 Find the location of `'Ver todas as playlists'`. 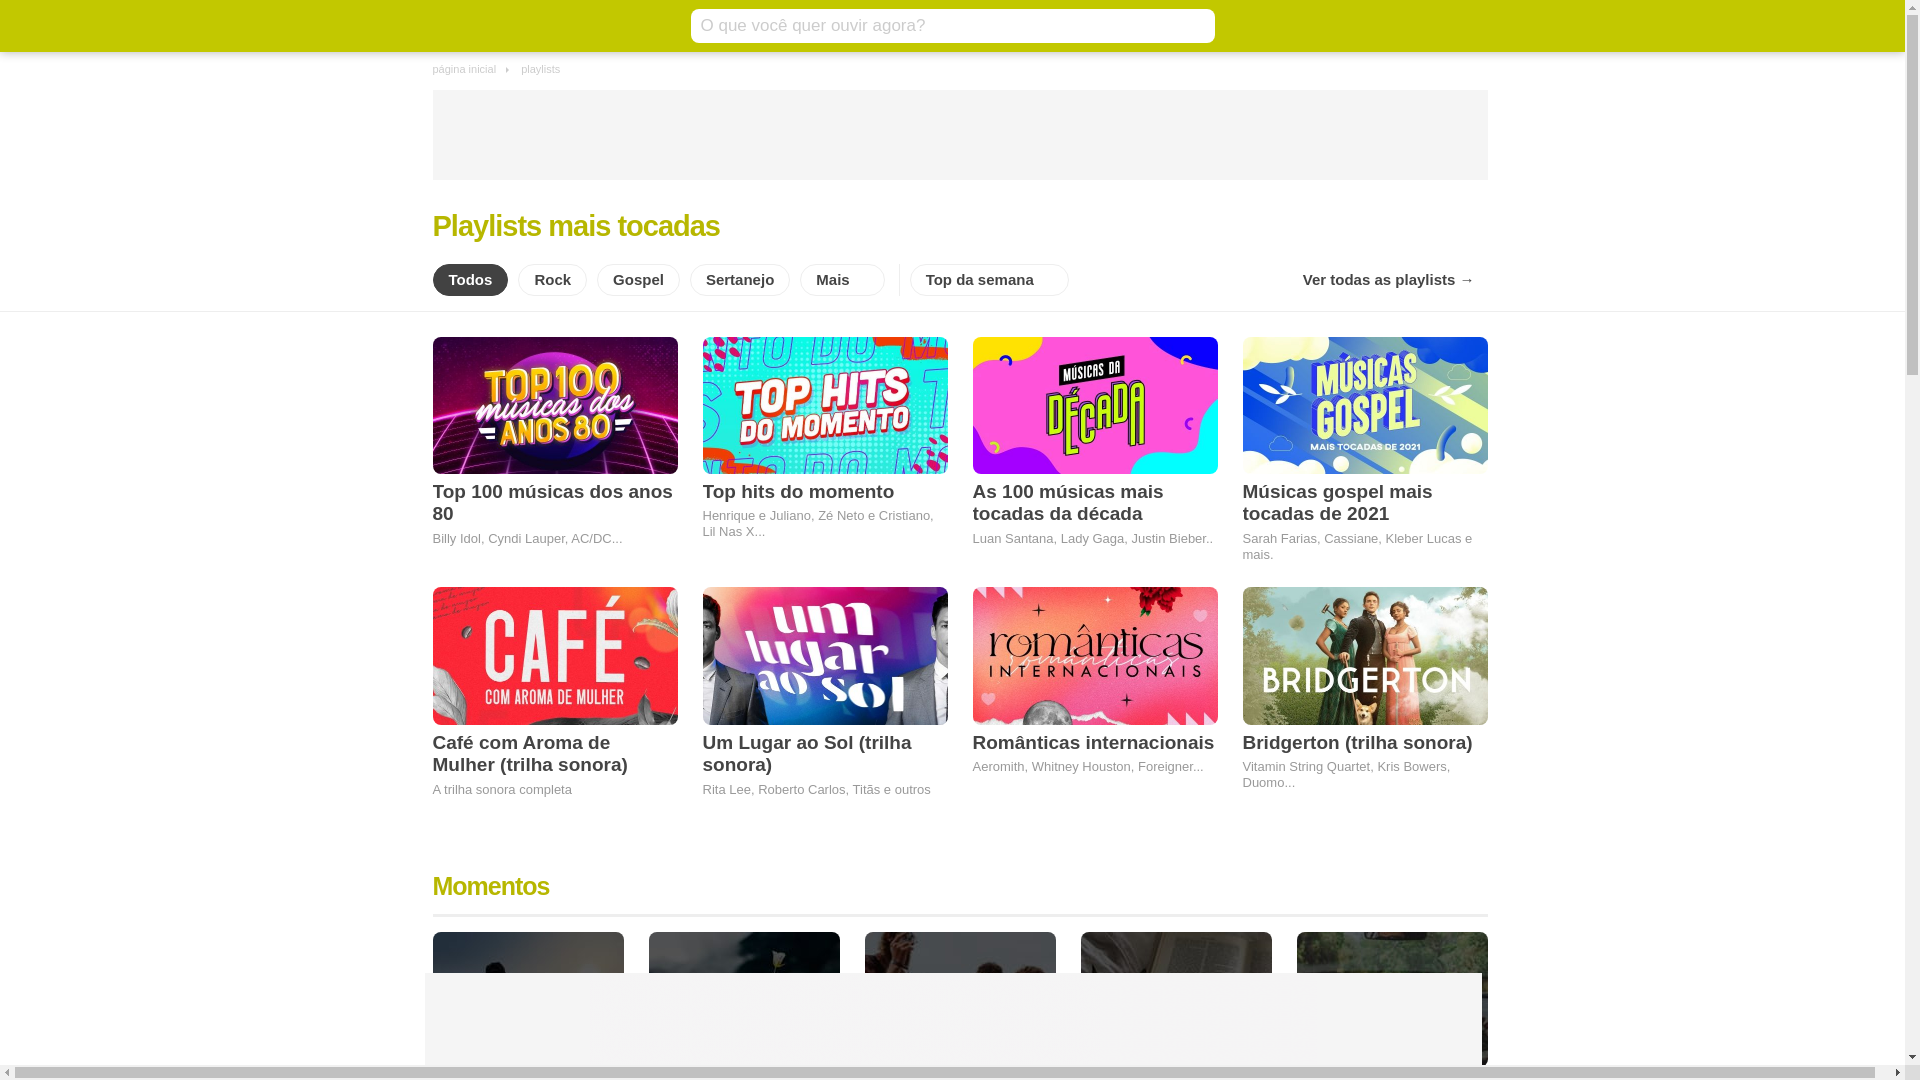

'Ver todas as playlists' is located at coordinates (1387, 280).